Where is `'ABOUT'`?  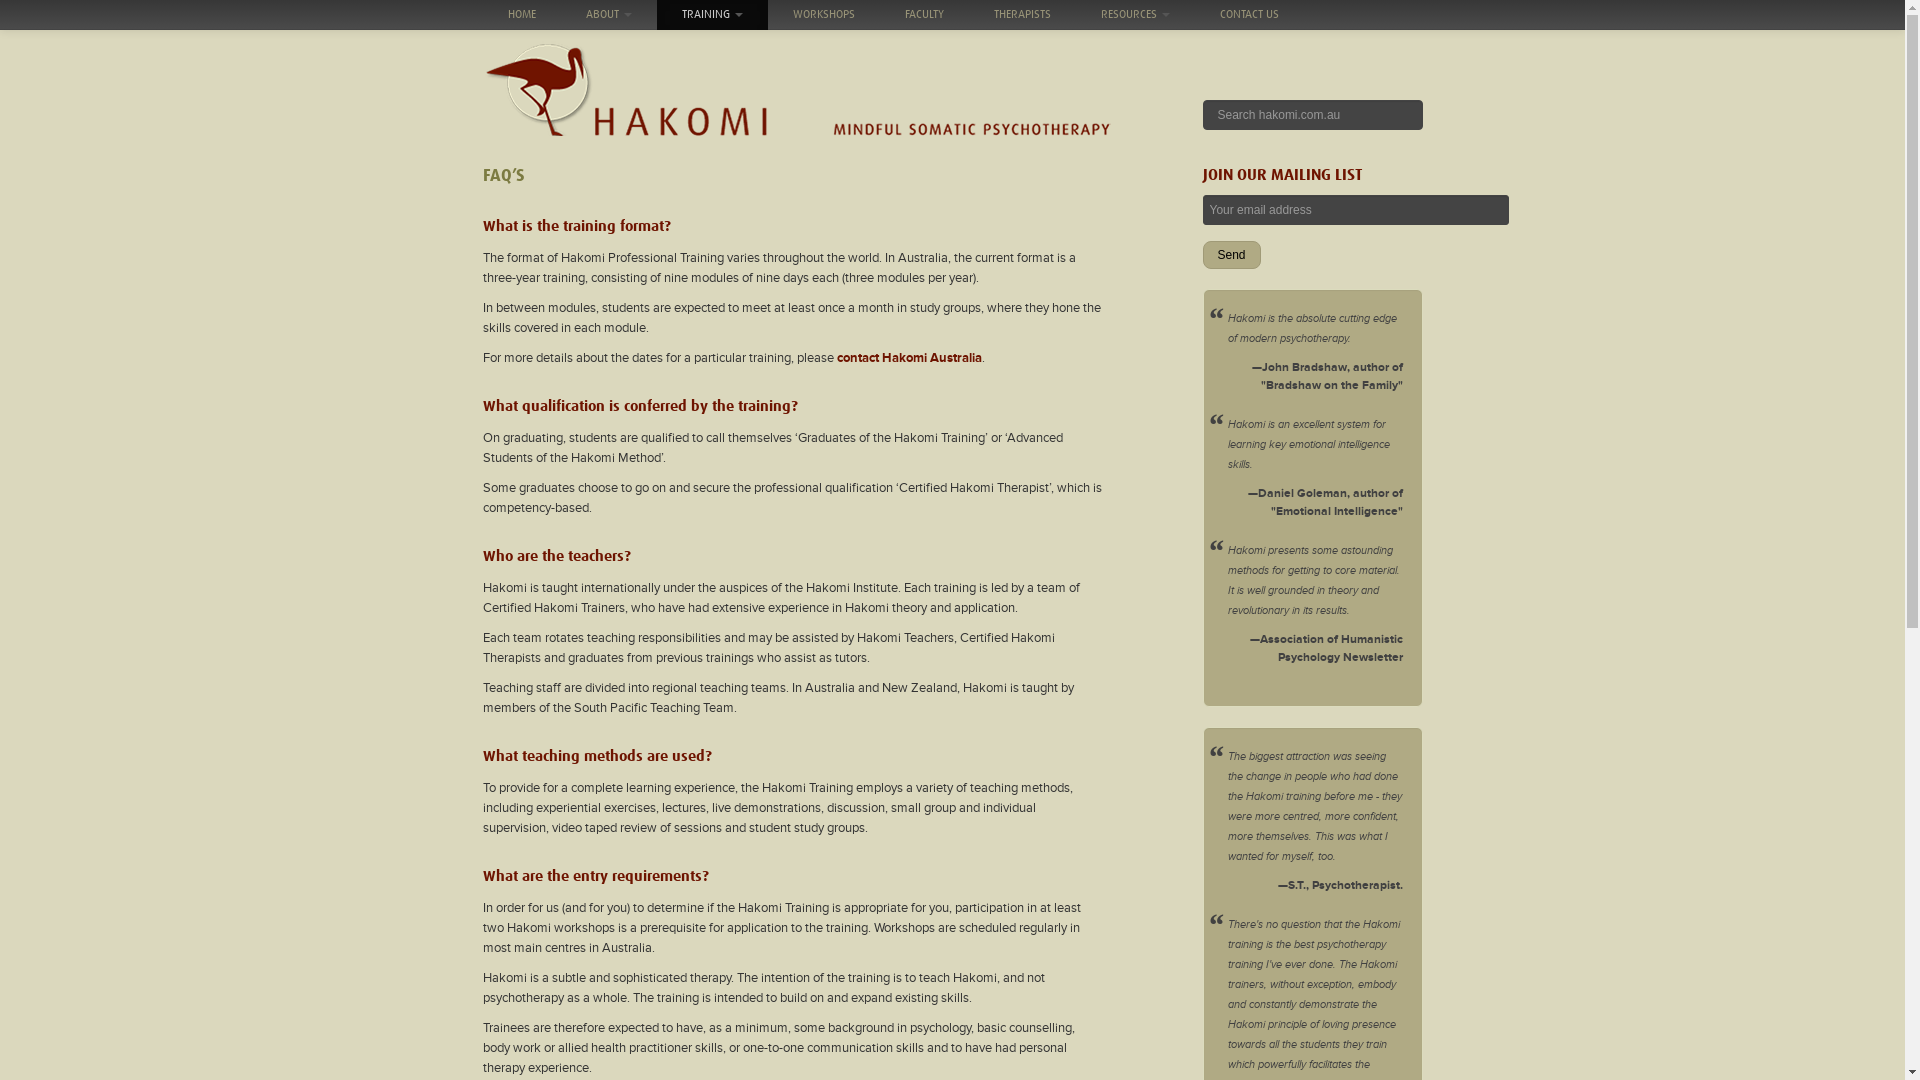
'ABOUT' is located at coordinates (607, 15).